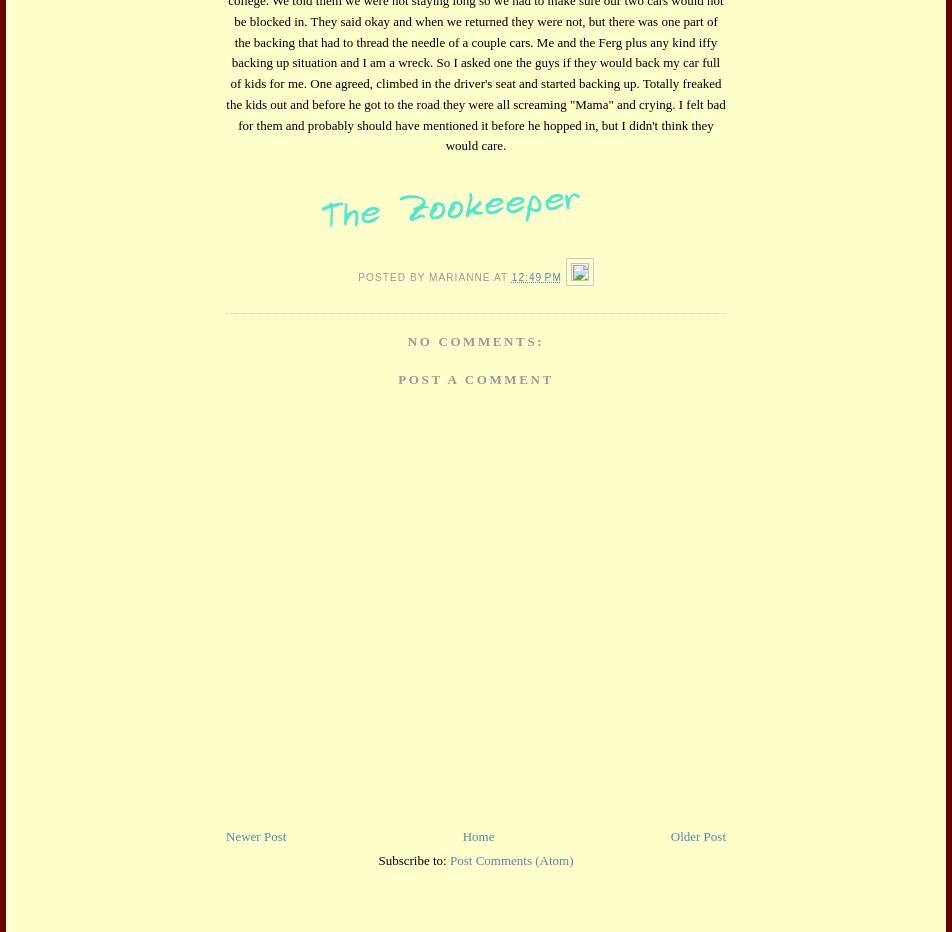 Image resolution: width=952 pixels, height=932 pixels. I want to click on 'Posted by', so click(393, 275).